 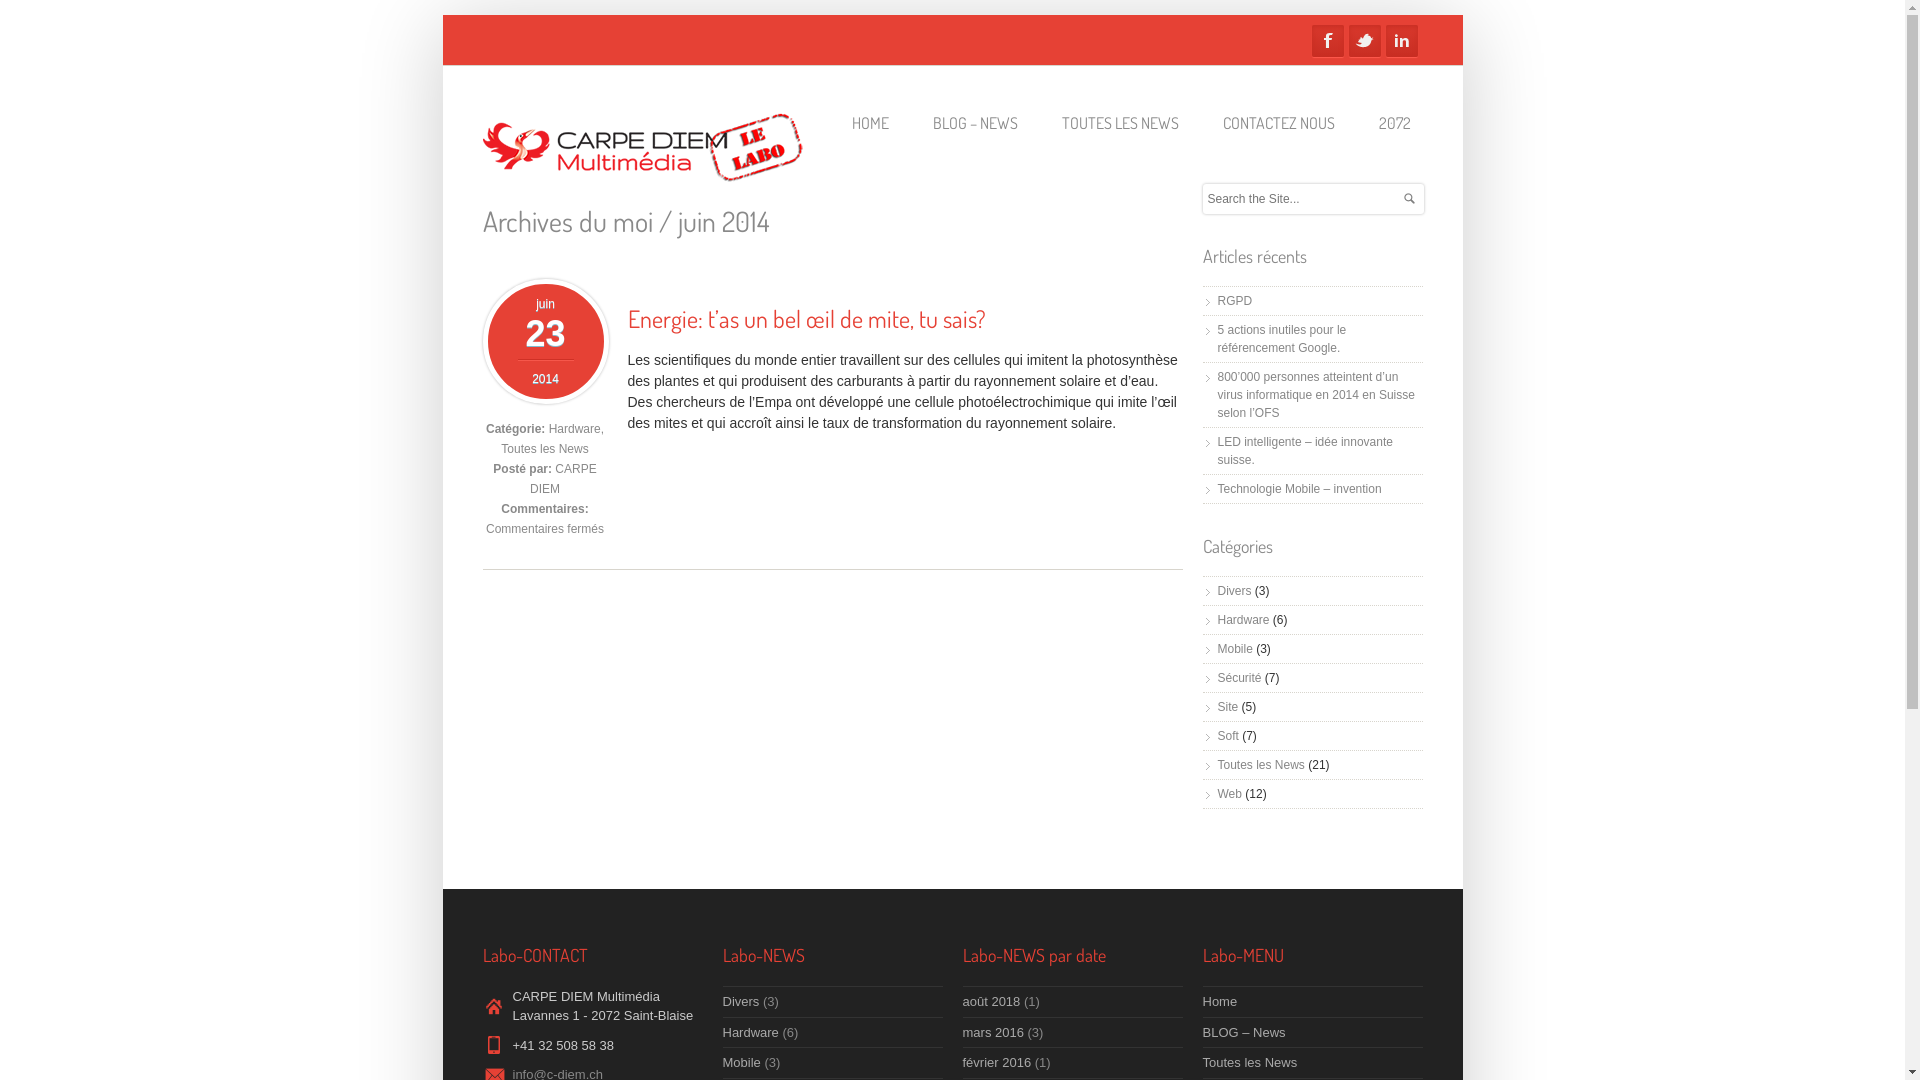 What do you see at coordinates (1392, 124) in the screenshot?
I see `'2072'` at bounding box center [1392, 124].